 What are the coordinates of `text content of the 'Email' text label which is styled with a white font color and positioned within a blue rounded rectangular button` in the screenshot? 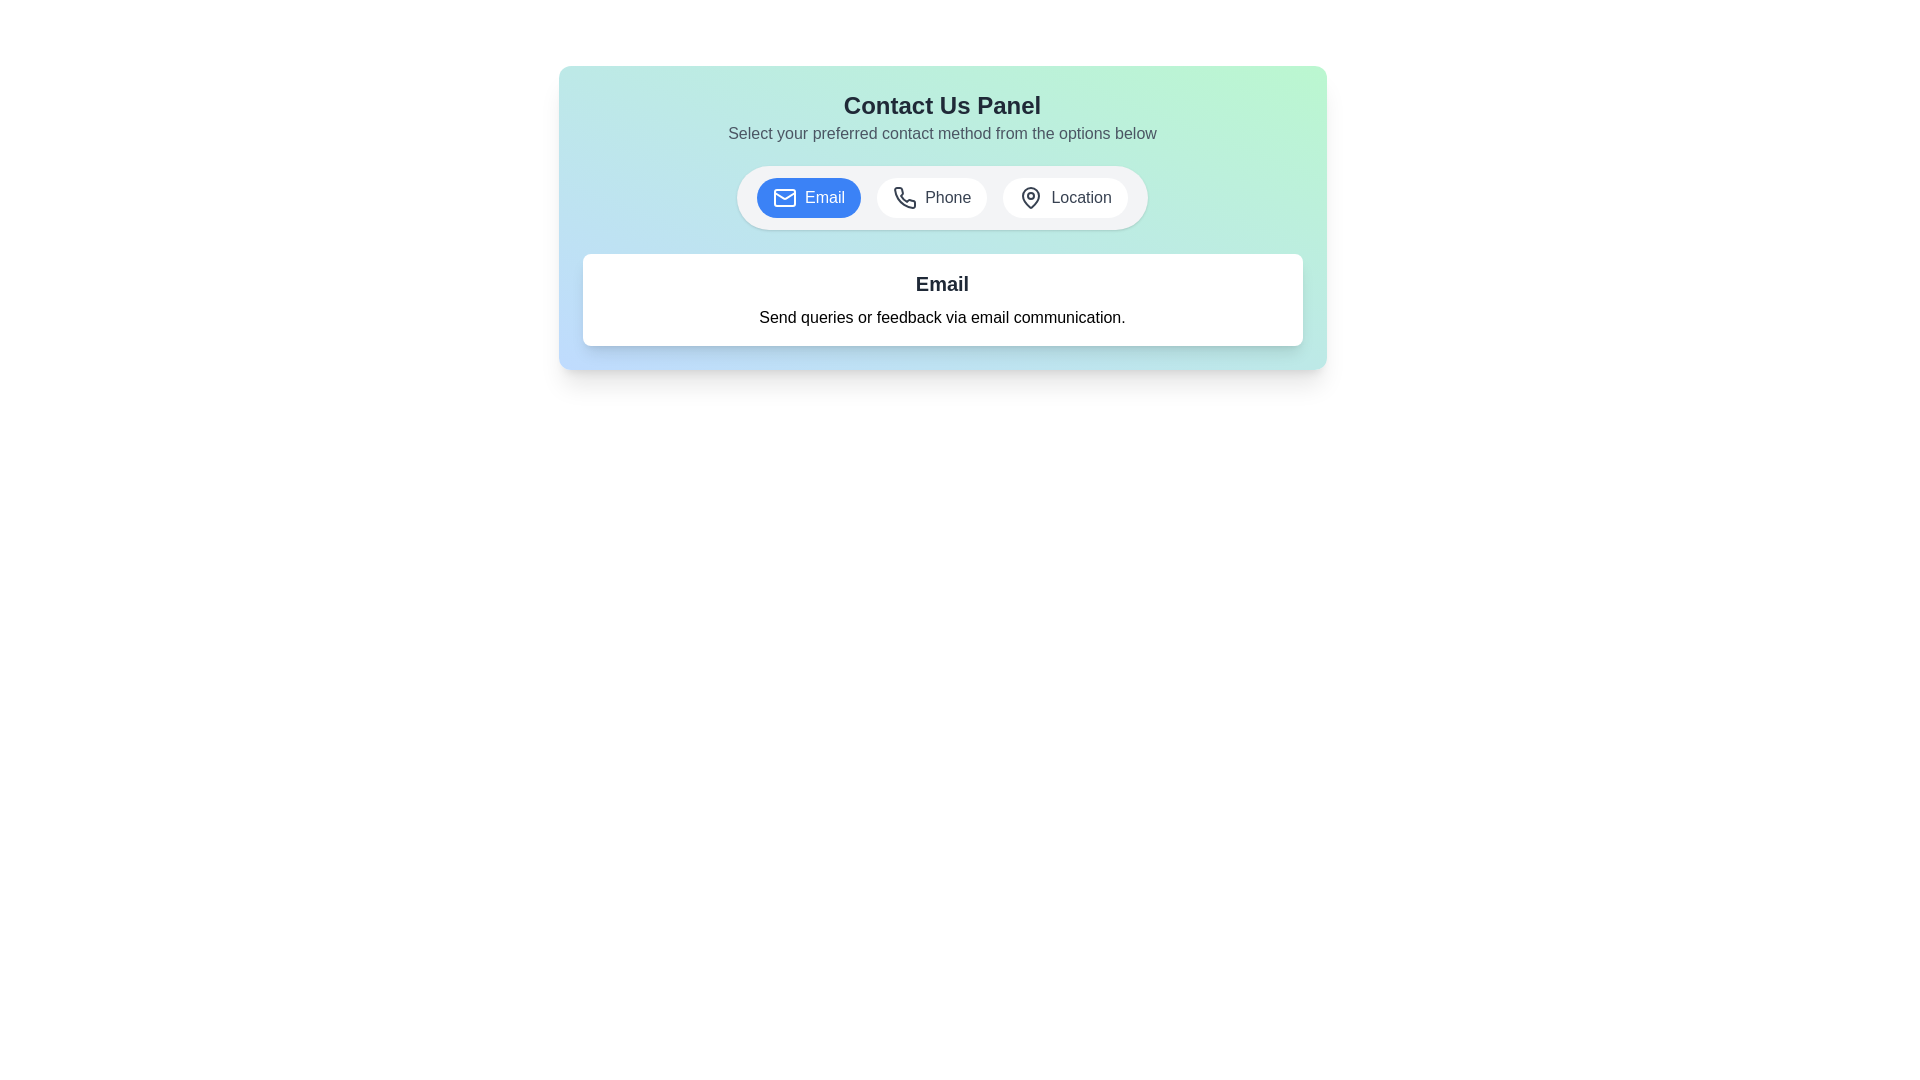 It's located at (825, 197).